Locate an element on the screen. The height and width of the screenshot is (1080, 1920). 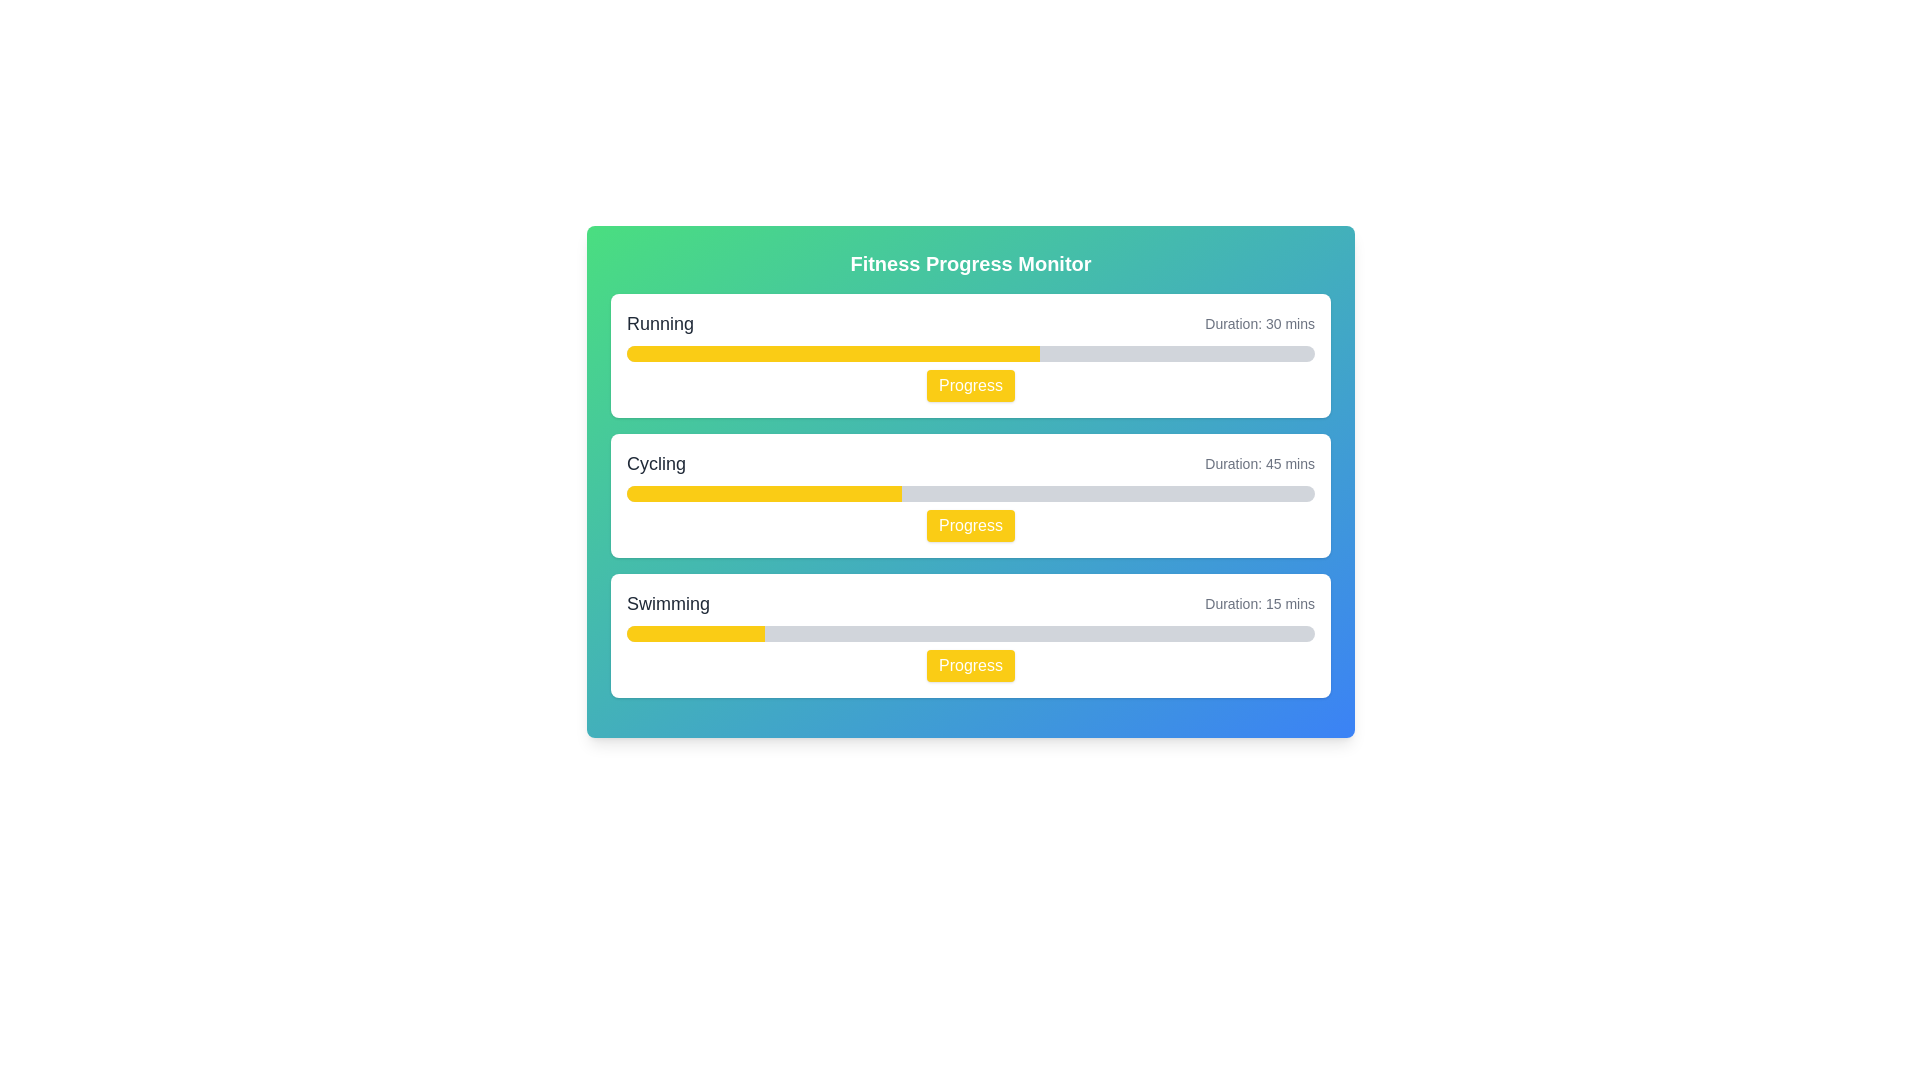
the text label displaying 'Running' in bold font located in the first activity card of the fitness progress interface is located at coordinates (660, 323).